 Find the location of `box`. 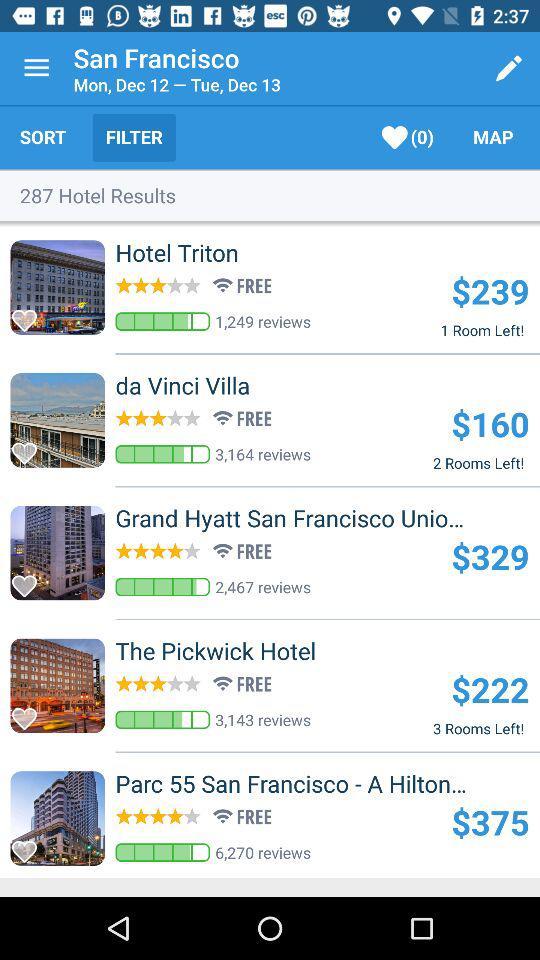

box is located at coordinates (29, 713).